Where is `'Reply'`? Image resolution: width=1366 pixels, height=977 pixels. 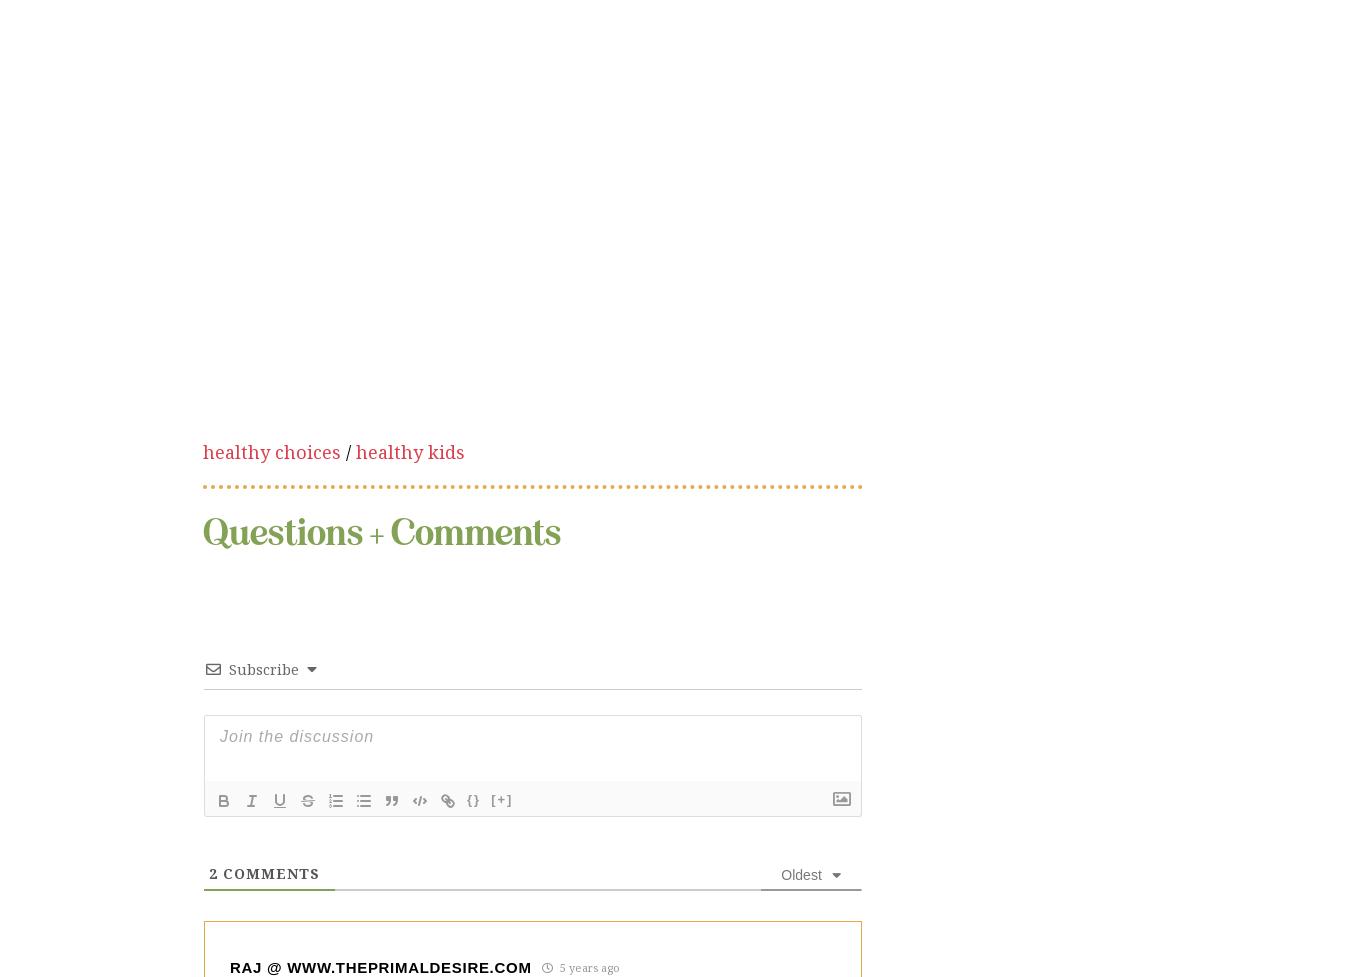
'Reply' is located at coordinates (352, 863).